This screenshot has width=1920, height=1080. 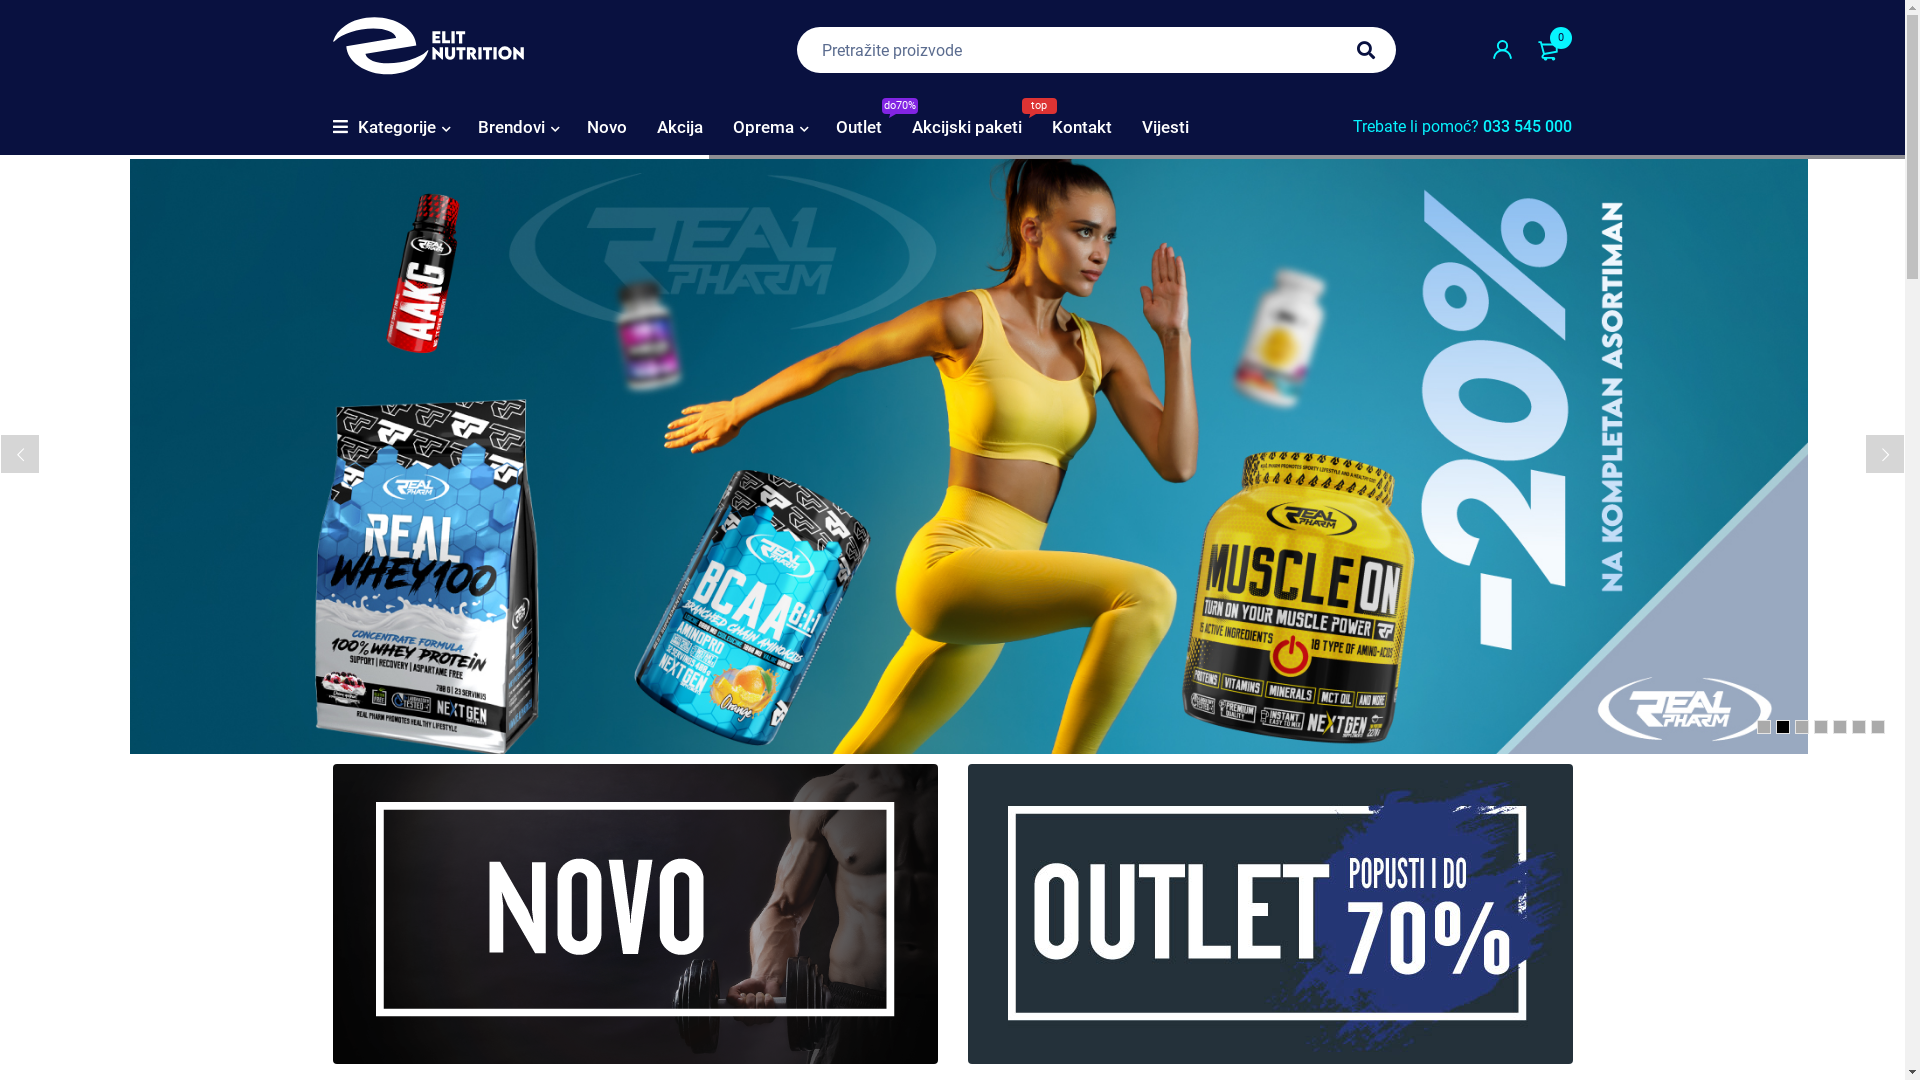 What do you see at coordinates (511, 127) in the screenshot?
I see `'Brendovi'` at bounding box center [511, 127].